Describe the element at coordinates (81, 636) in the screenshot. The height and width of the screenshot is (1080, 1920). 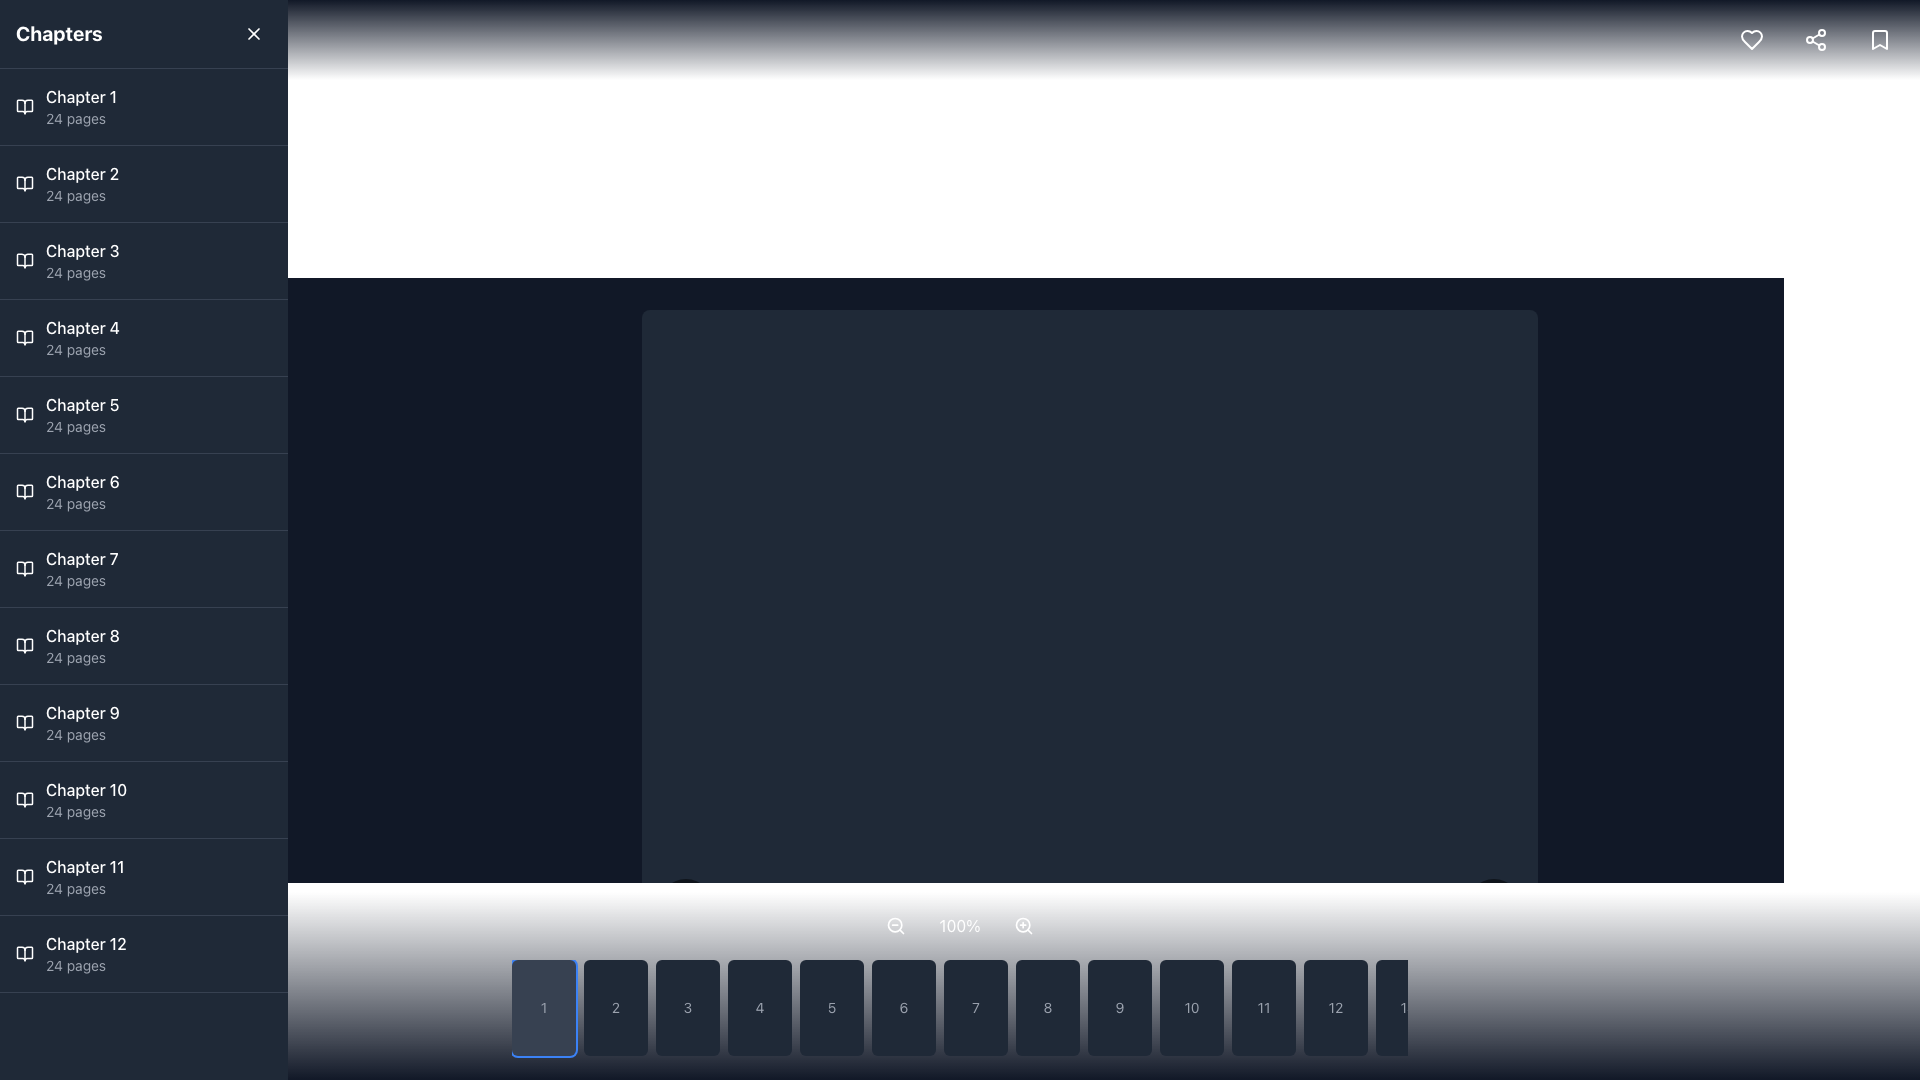
I see `the 'Chapter 8' text label, which is a medium-weight font styled in white against a dark background, to focus or select it` at that location.